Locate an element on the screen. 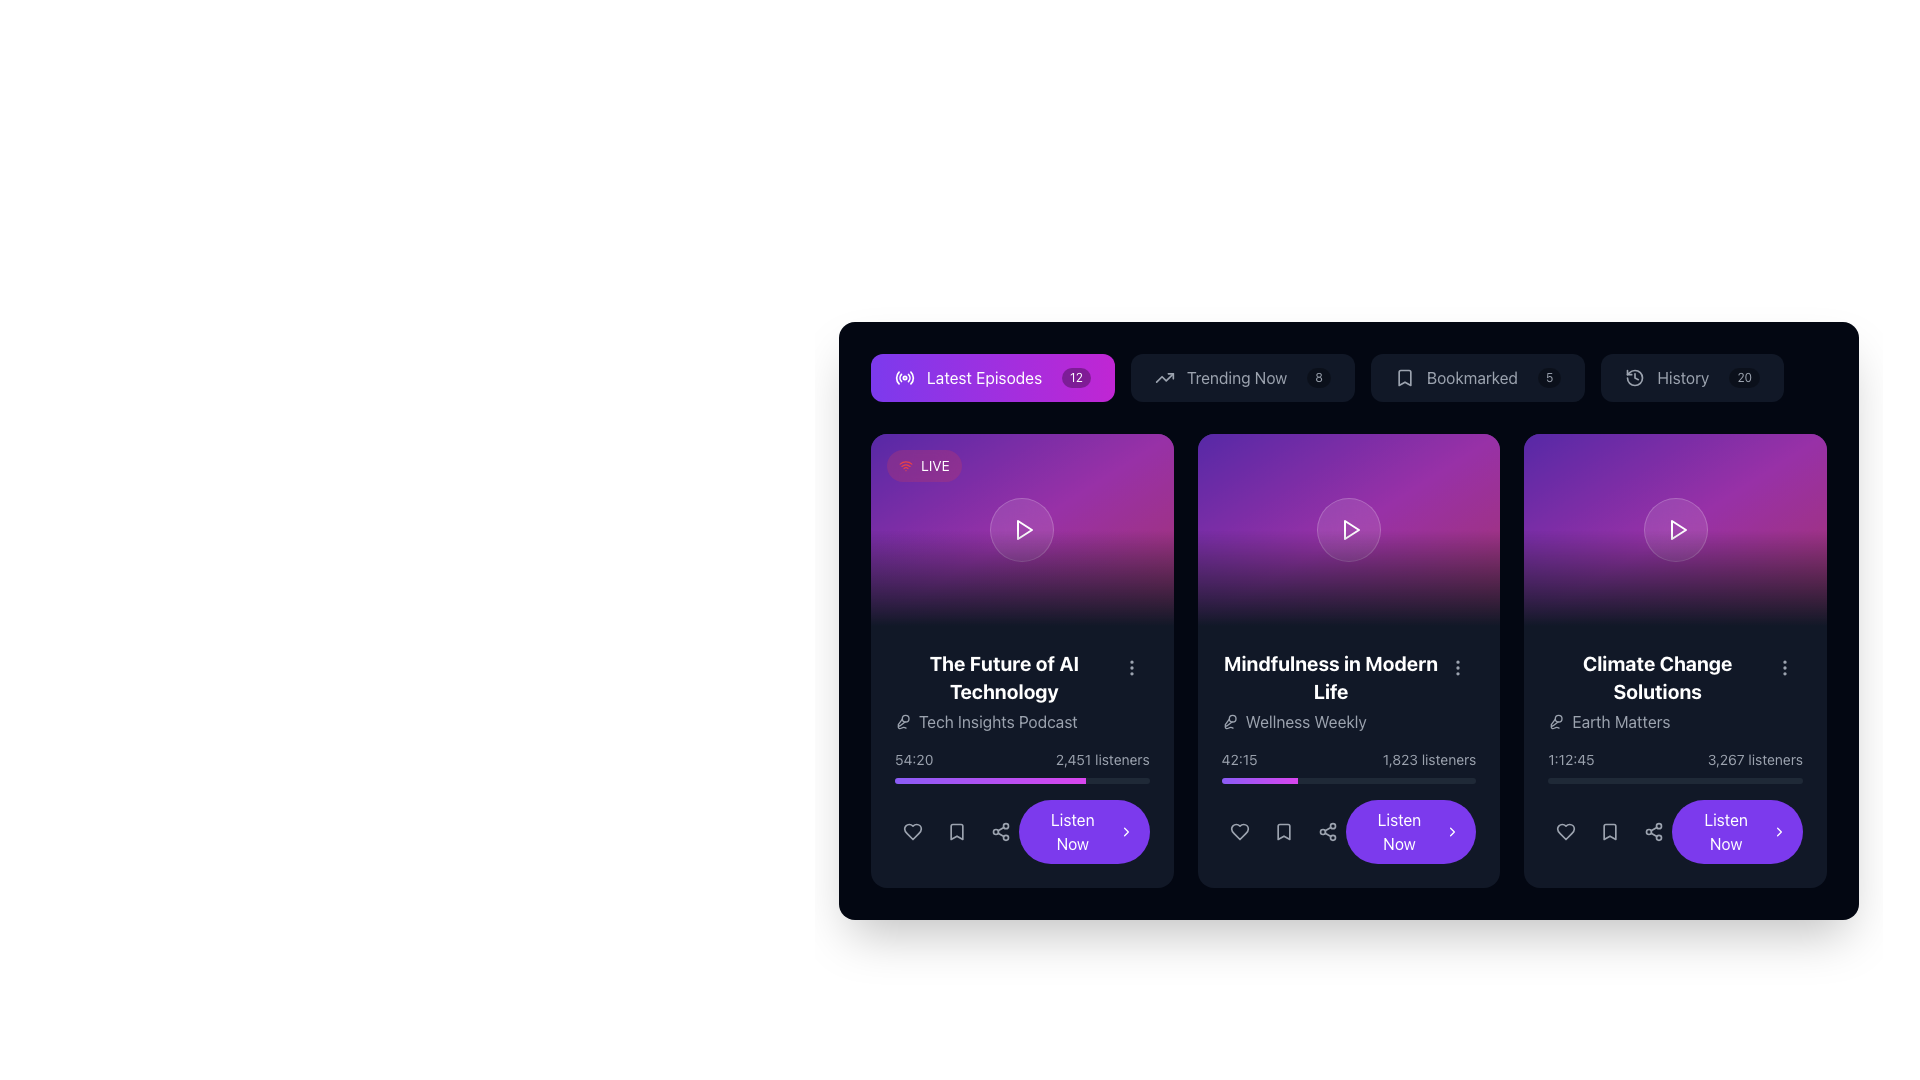 The image size is (1920, 1080). the share icon, which is a light gray graphical icon resembling a share symbol with interconnected circles and lines, to initiate sharing options is located at coordinates (1001, 832).